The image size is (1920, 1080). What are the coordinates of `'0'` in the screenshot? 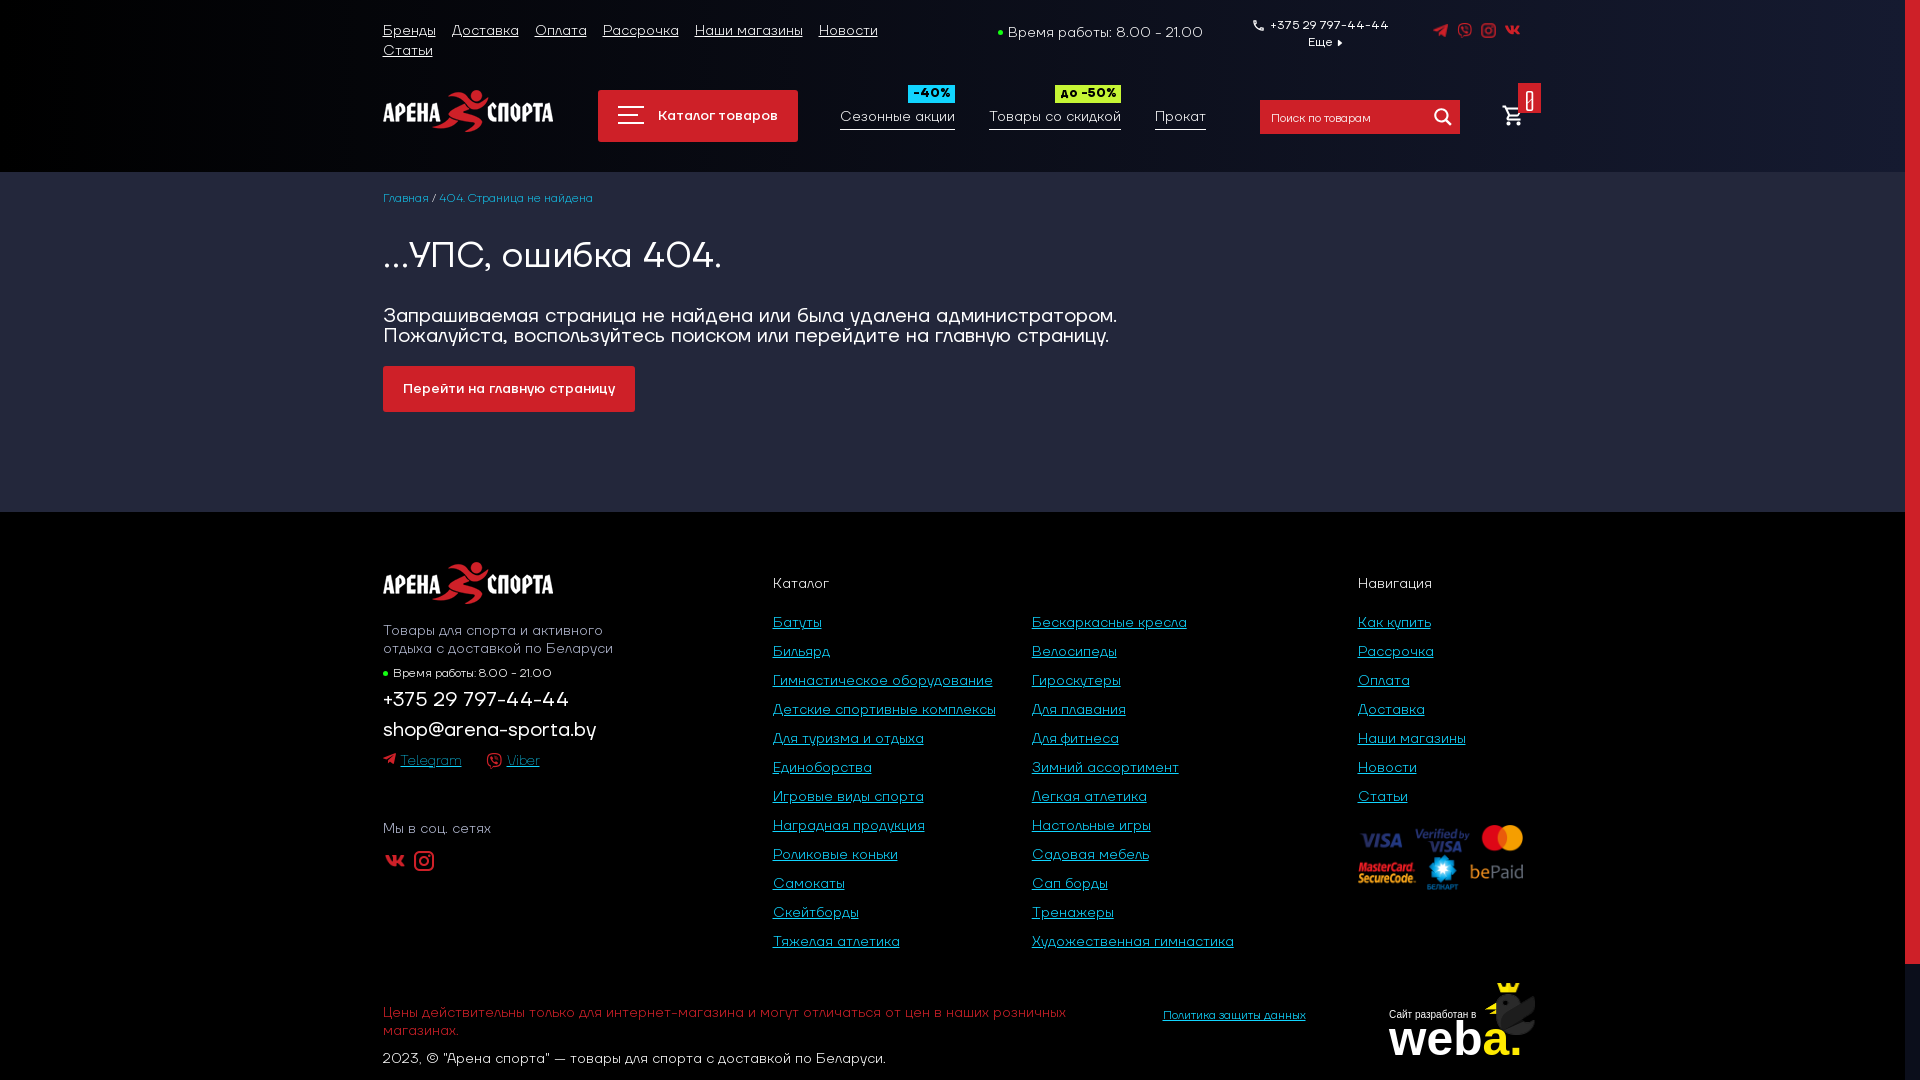 It's located at (1512, 116).